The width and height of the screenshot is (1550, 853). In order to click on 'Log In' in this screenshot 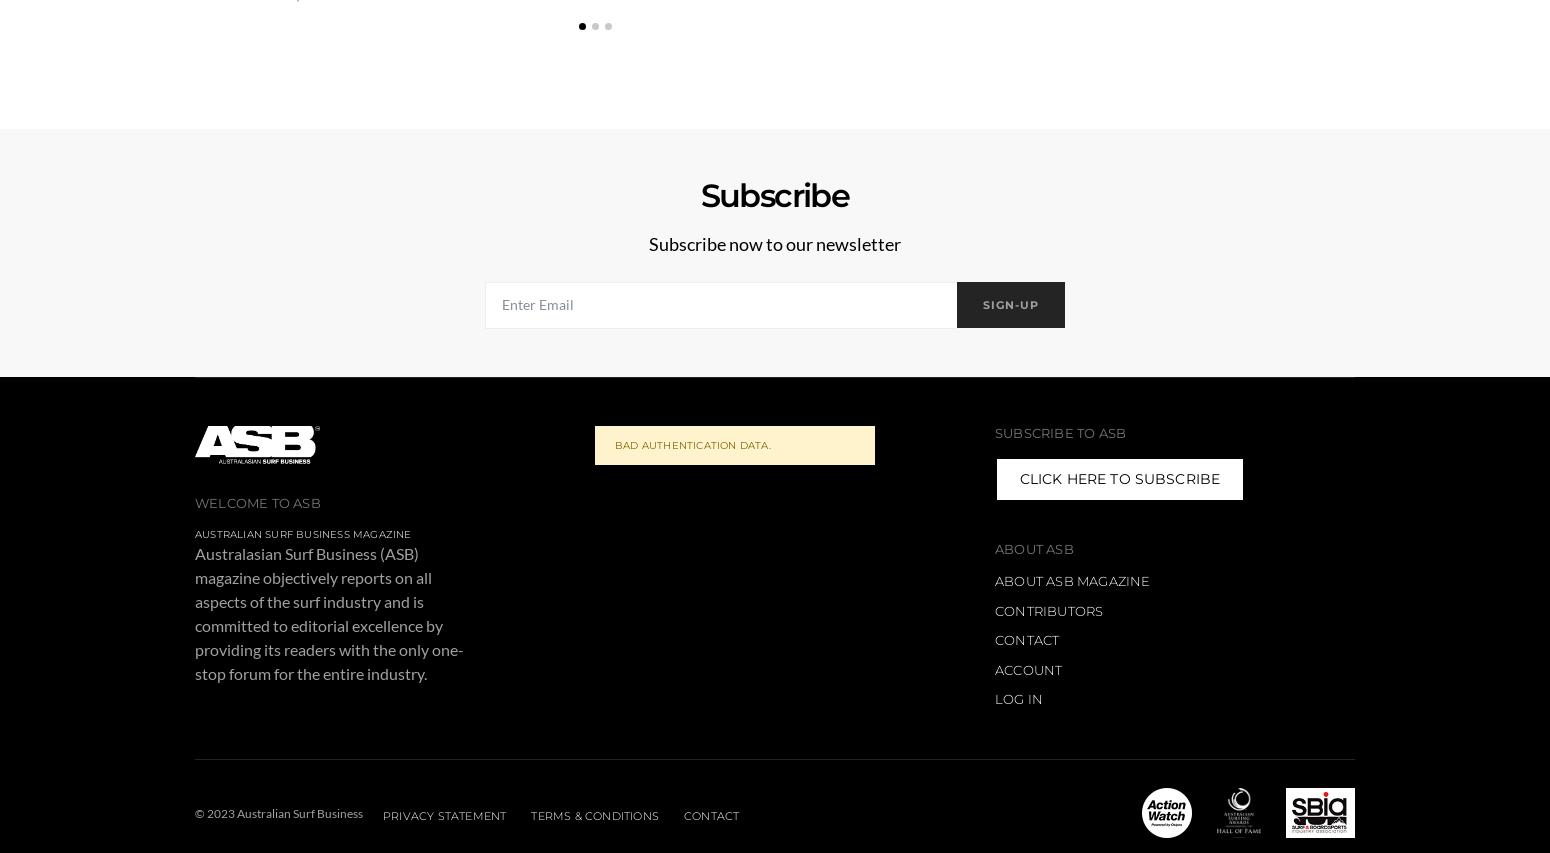, I will do `click(1018, 699)`.